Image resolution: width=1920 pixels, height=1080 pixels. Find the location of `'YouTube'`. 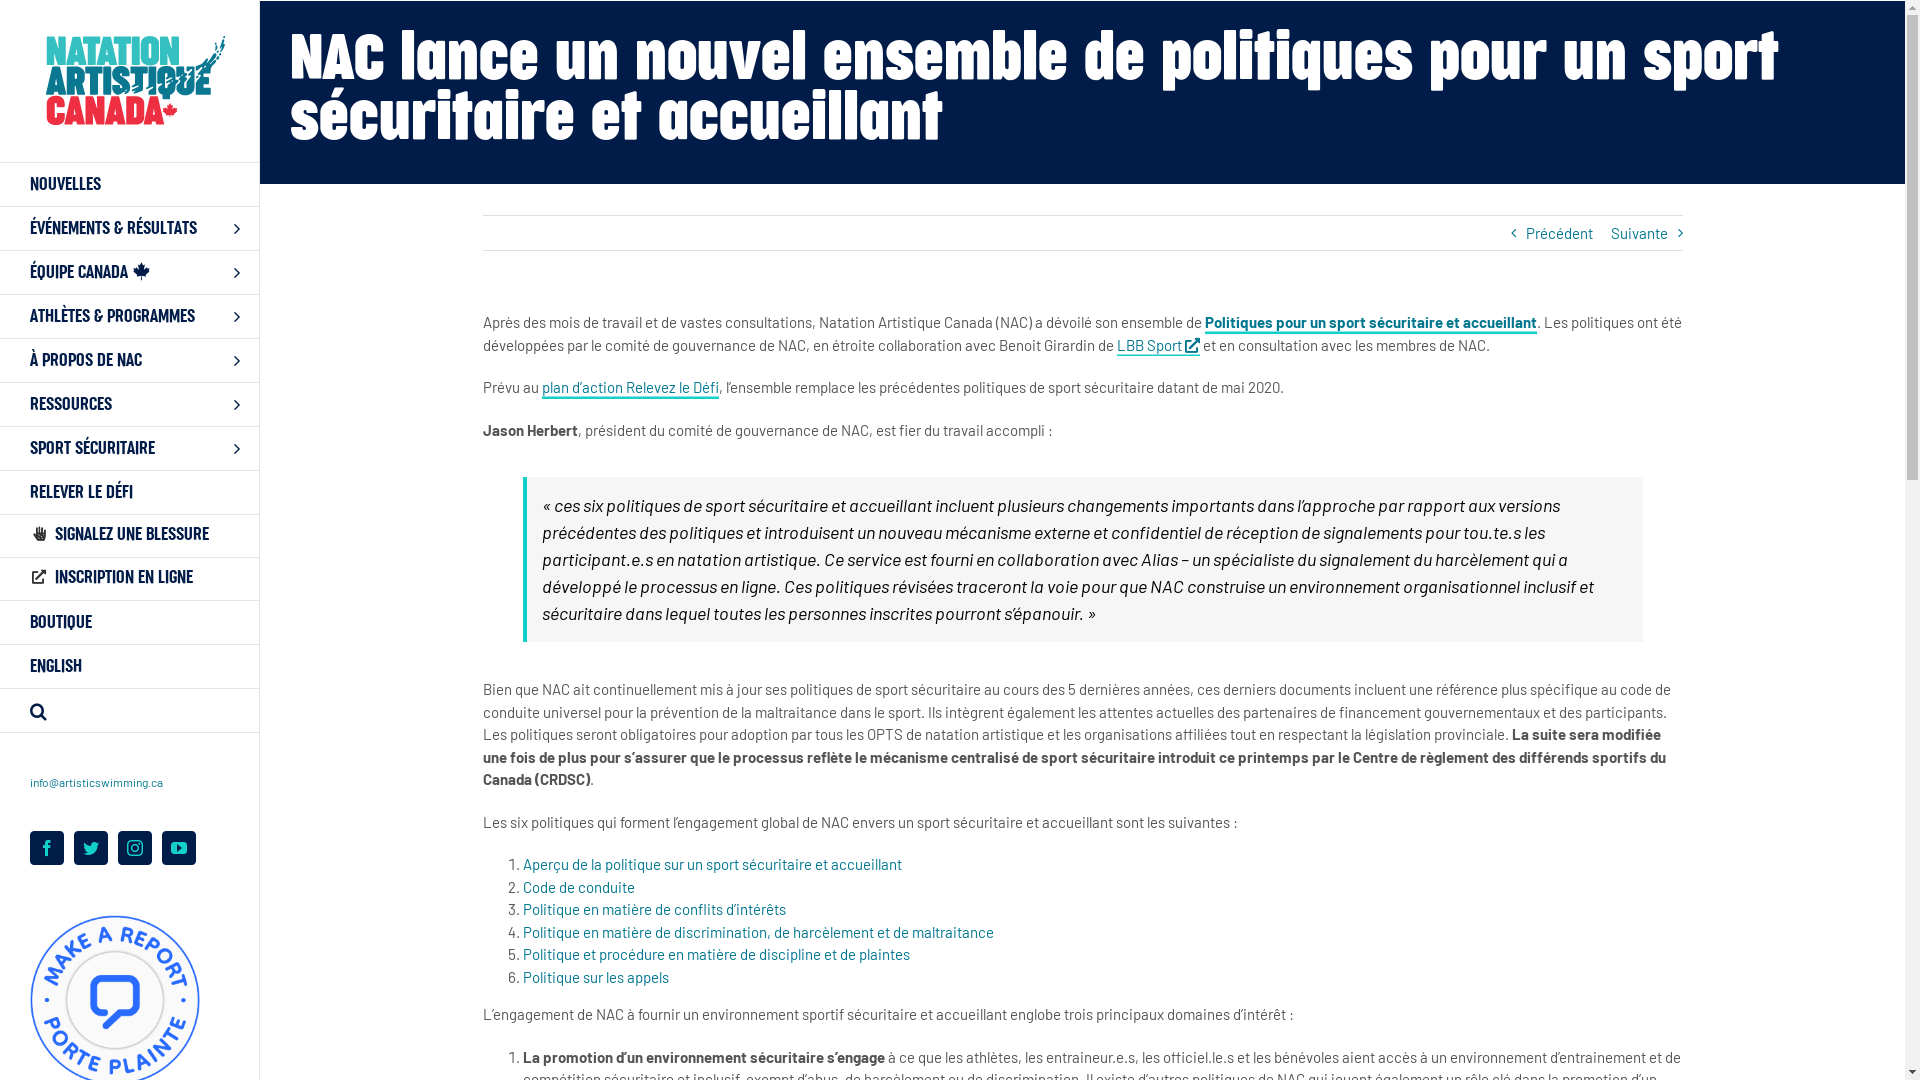

'YouTube' is located at coordinates (162, 848).